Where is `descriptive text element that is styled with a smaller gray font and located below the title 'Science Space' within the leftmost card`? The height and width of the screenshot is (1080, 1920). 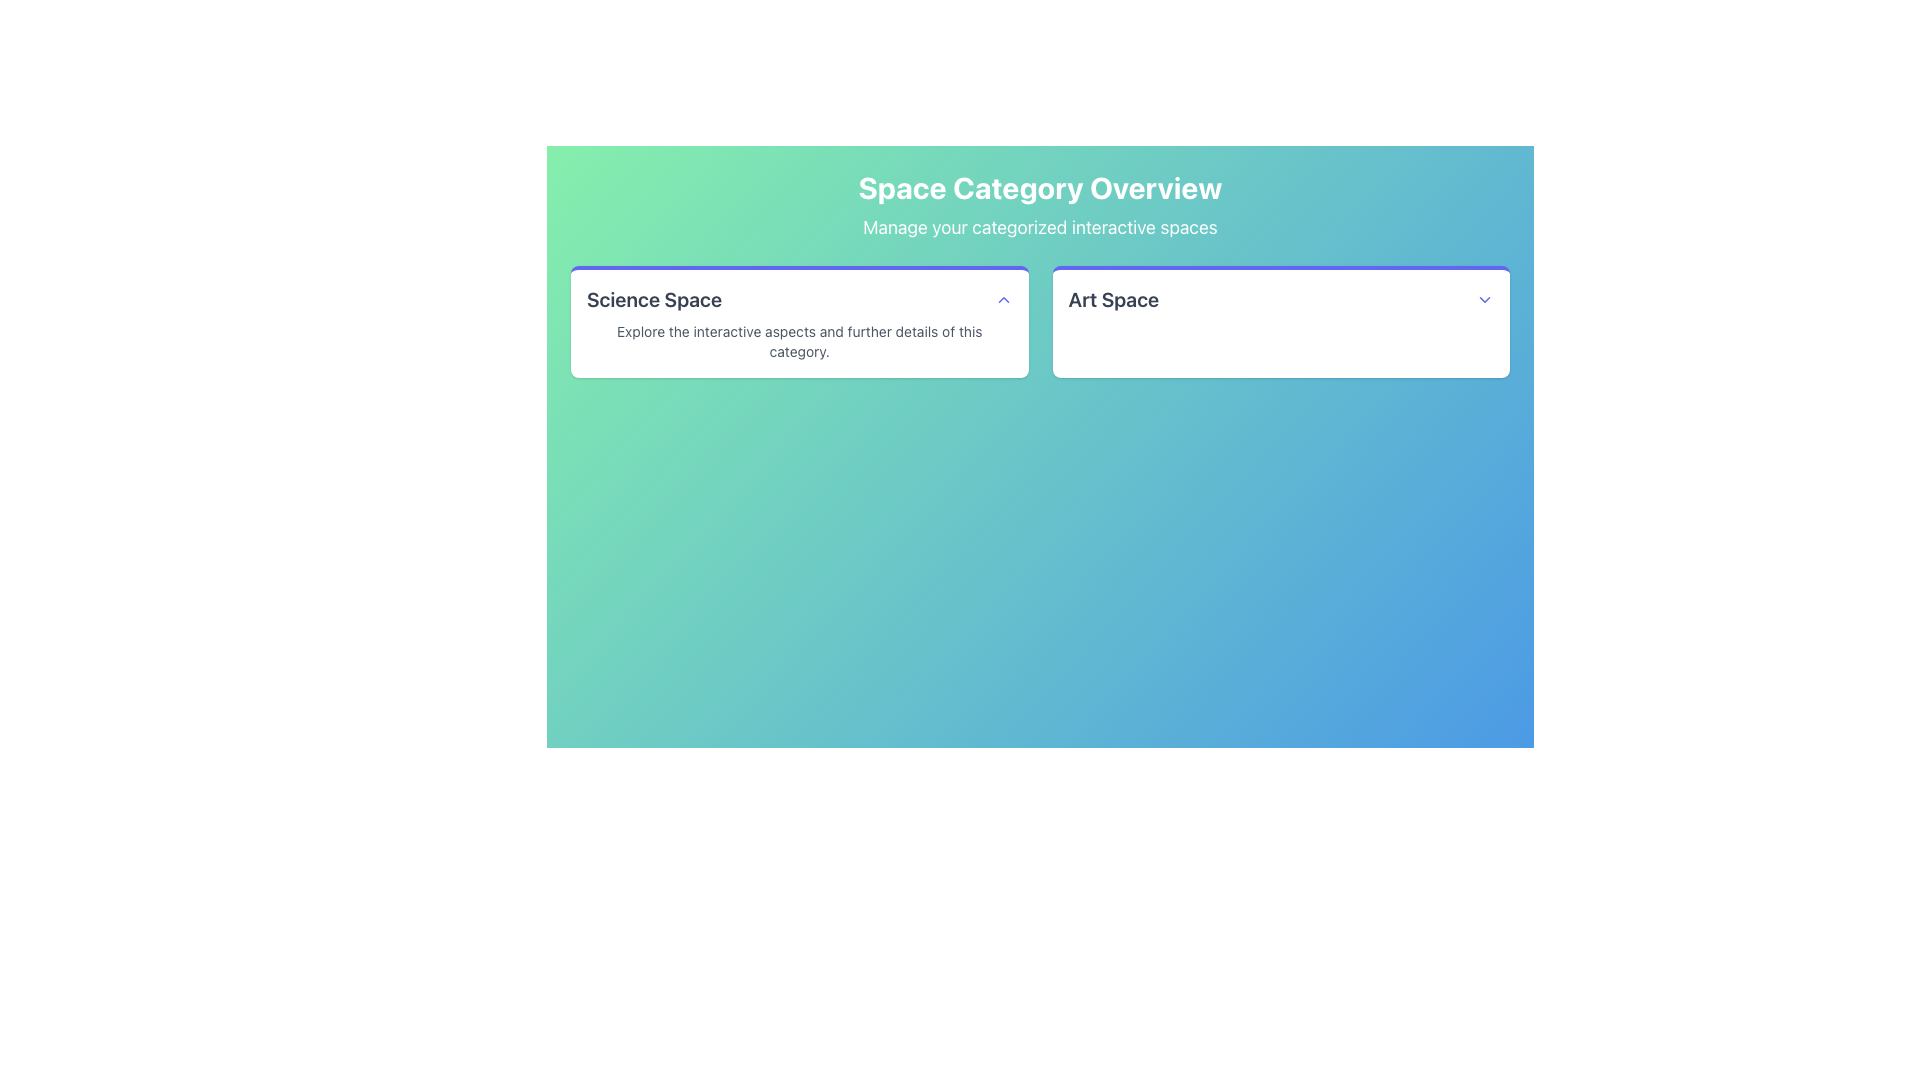 descriptive text element that is styled with a smaller gray font and located below the title 'Science Space' within the leftmost card is located at coordinates (798, 341).